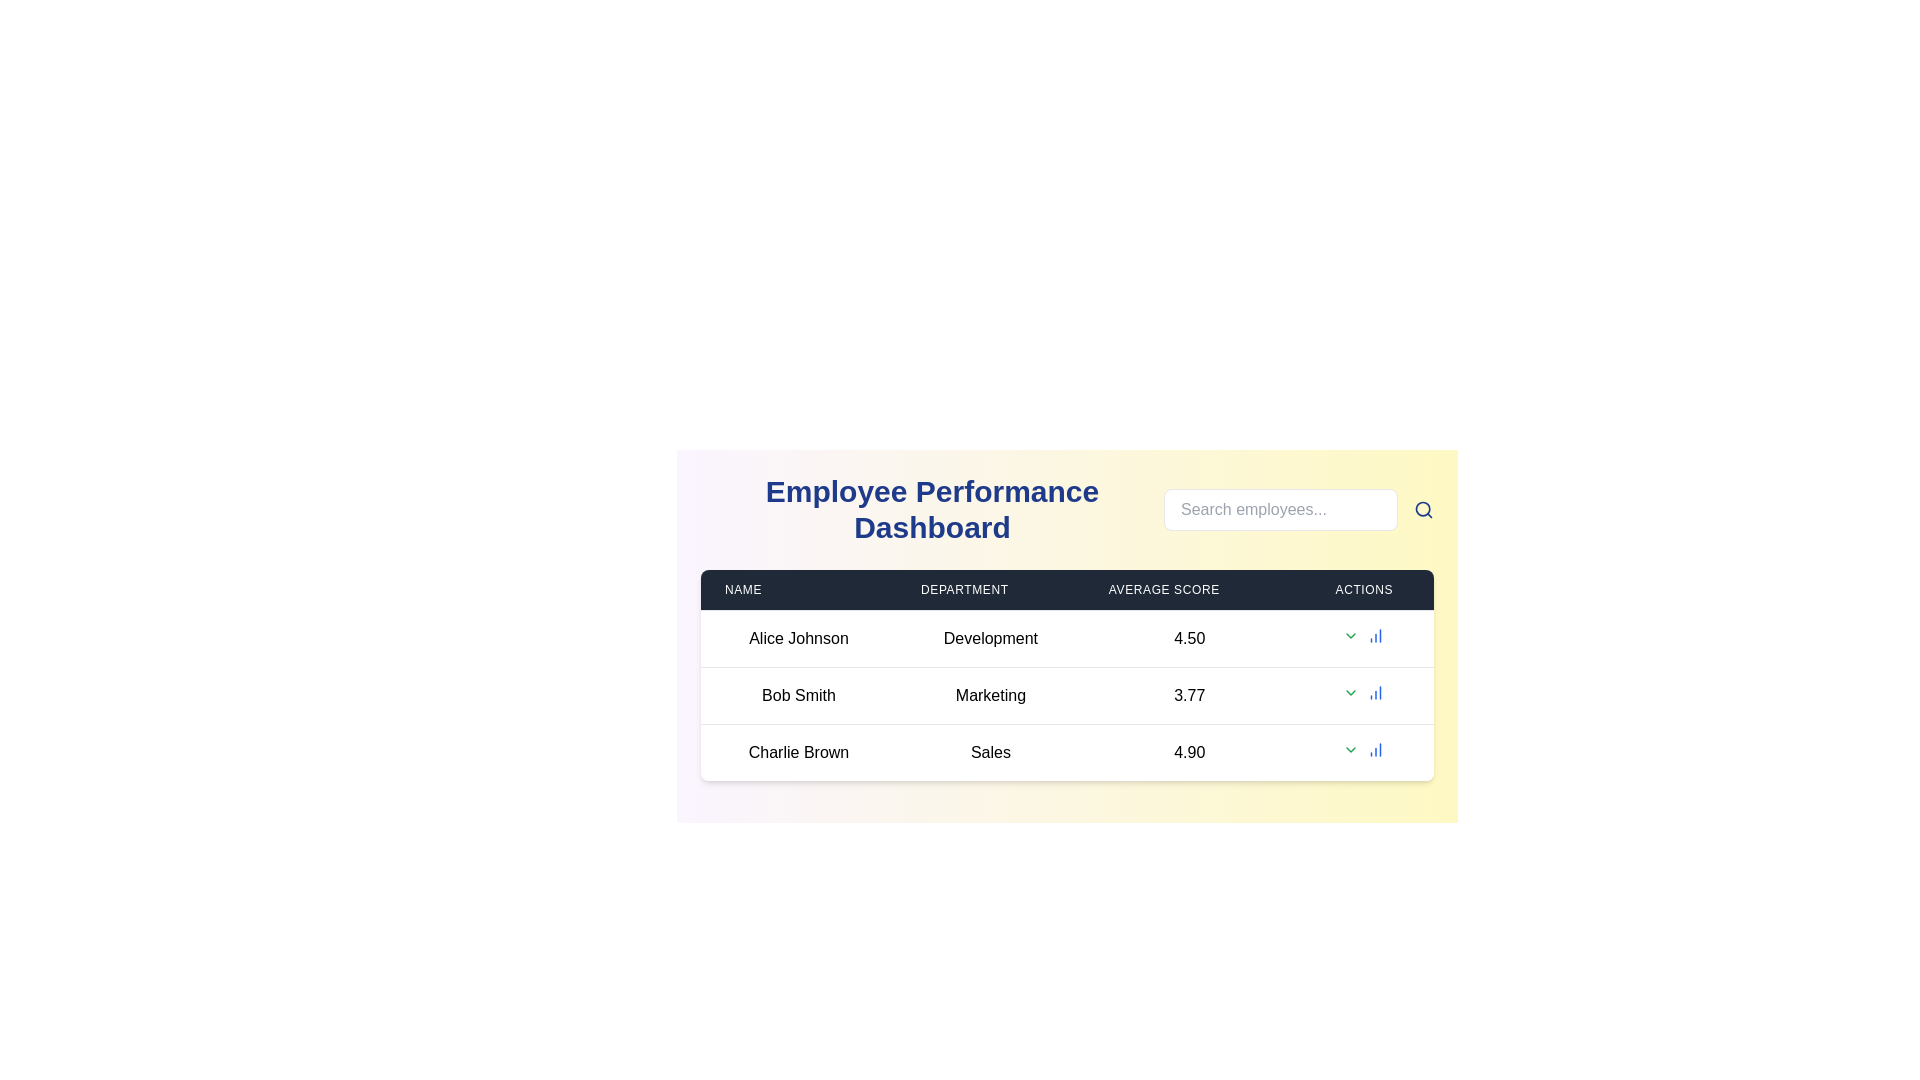  What do you see at coordinates (1066, 694) in the screenshot?
I see `the second row in the table containing information about 'Bob Smith'` at bounding box center [1066, 694].